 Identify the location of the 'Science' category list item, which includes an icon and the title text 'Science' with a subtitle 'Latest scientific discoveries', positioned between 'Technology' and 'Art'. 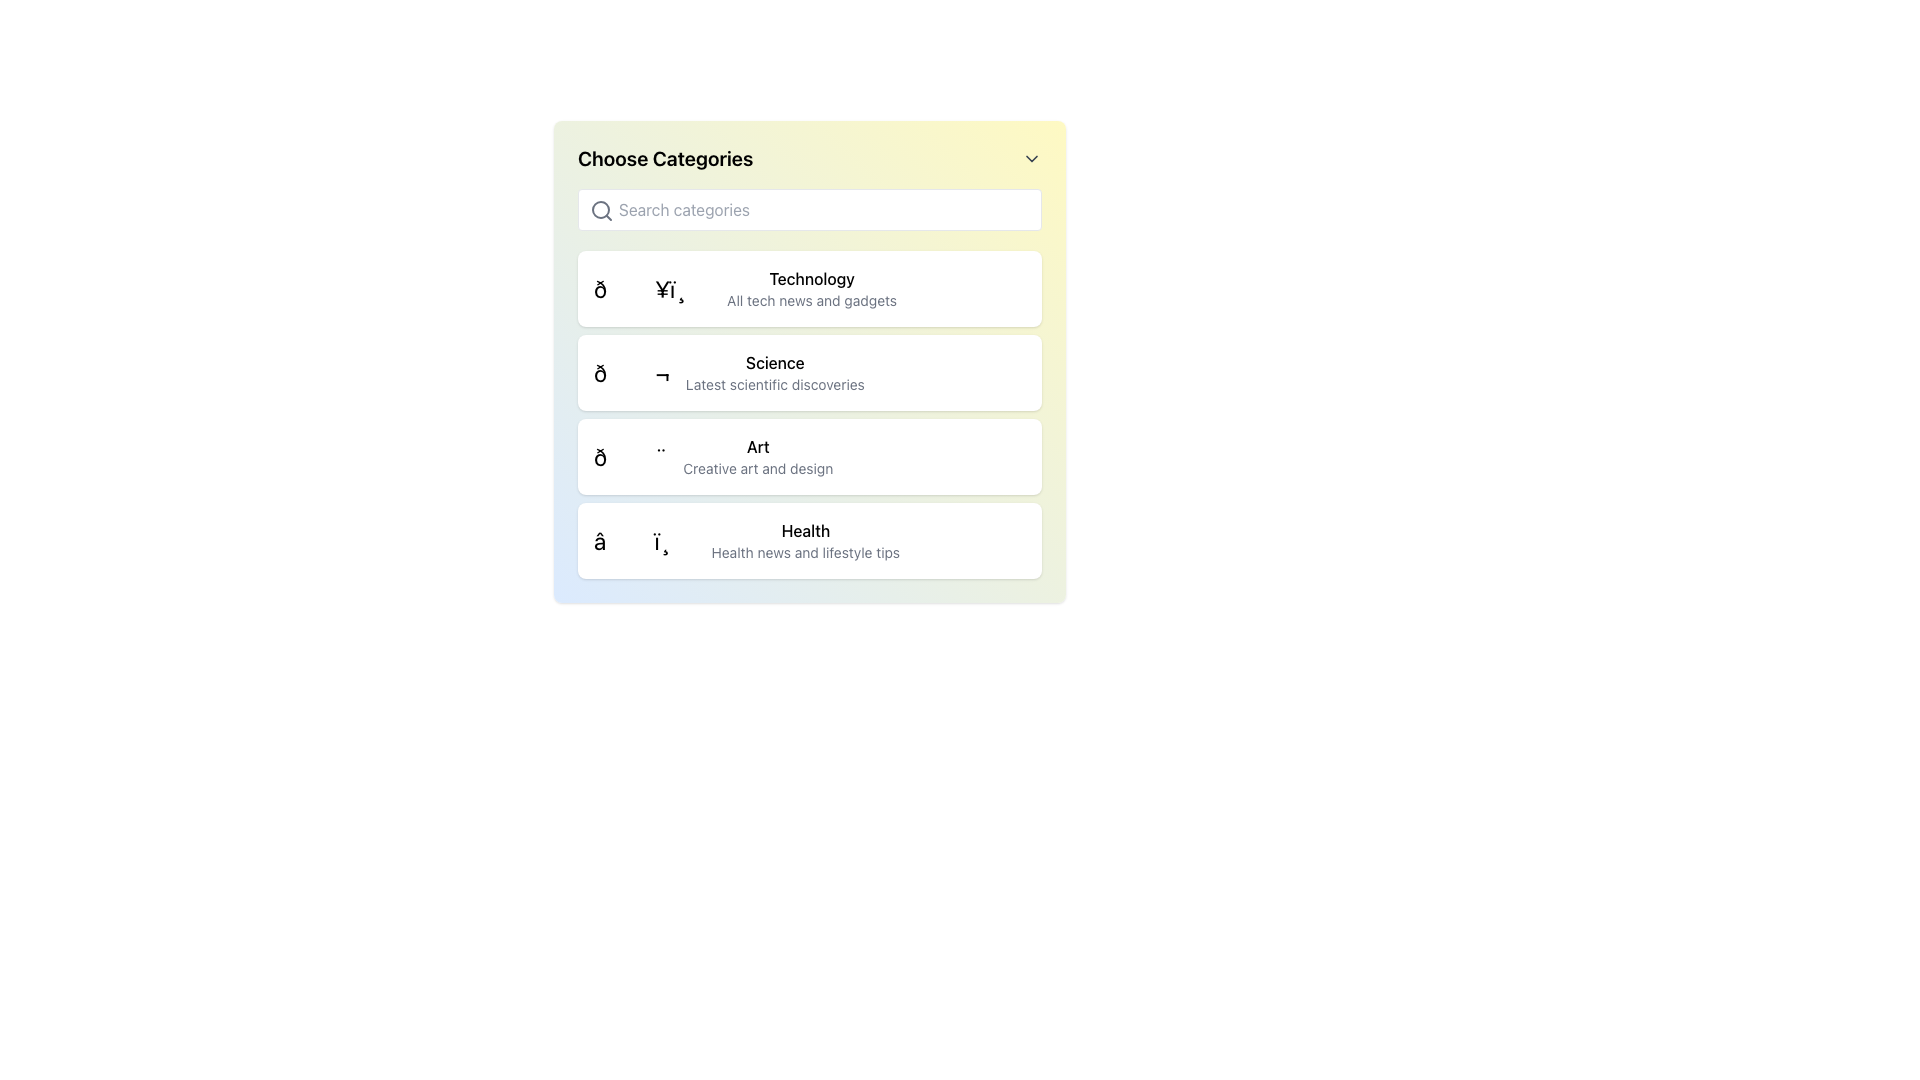
(728, 373).